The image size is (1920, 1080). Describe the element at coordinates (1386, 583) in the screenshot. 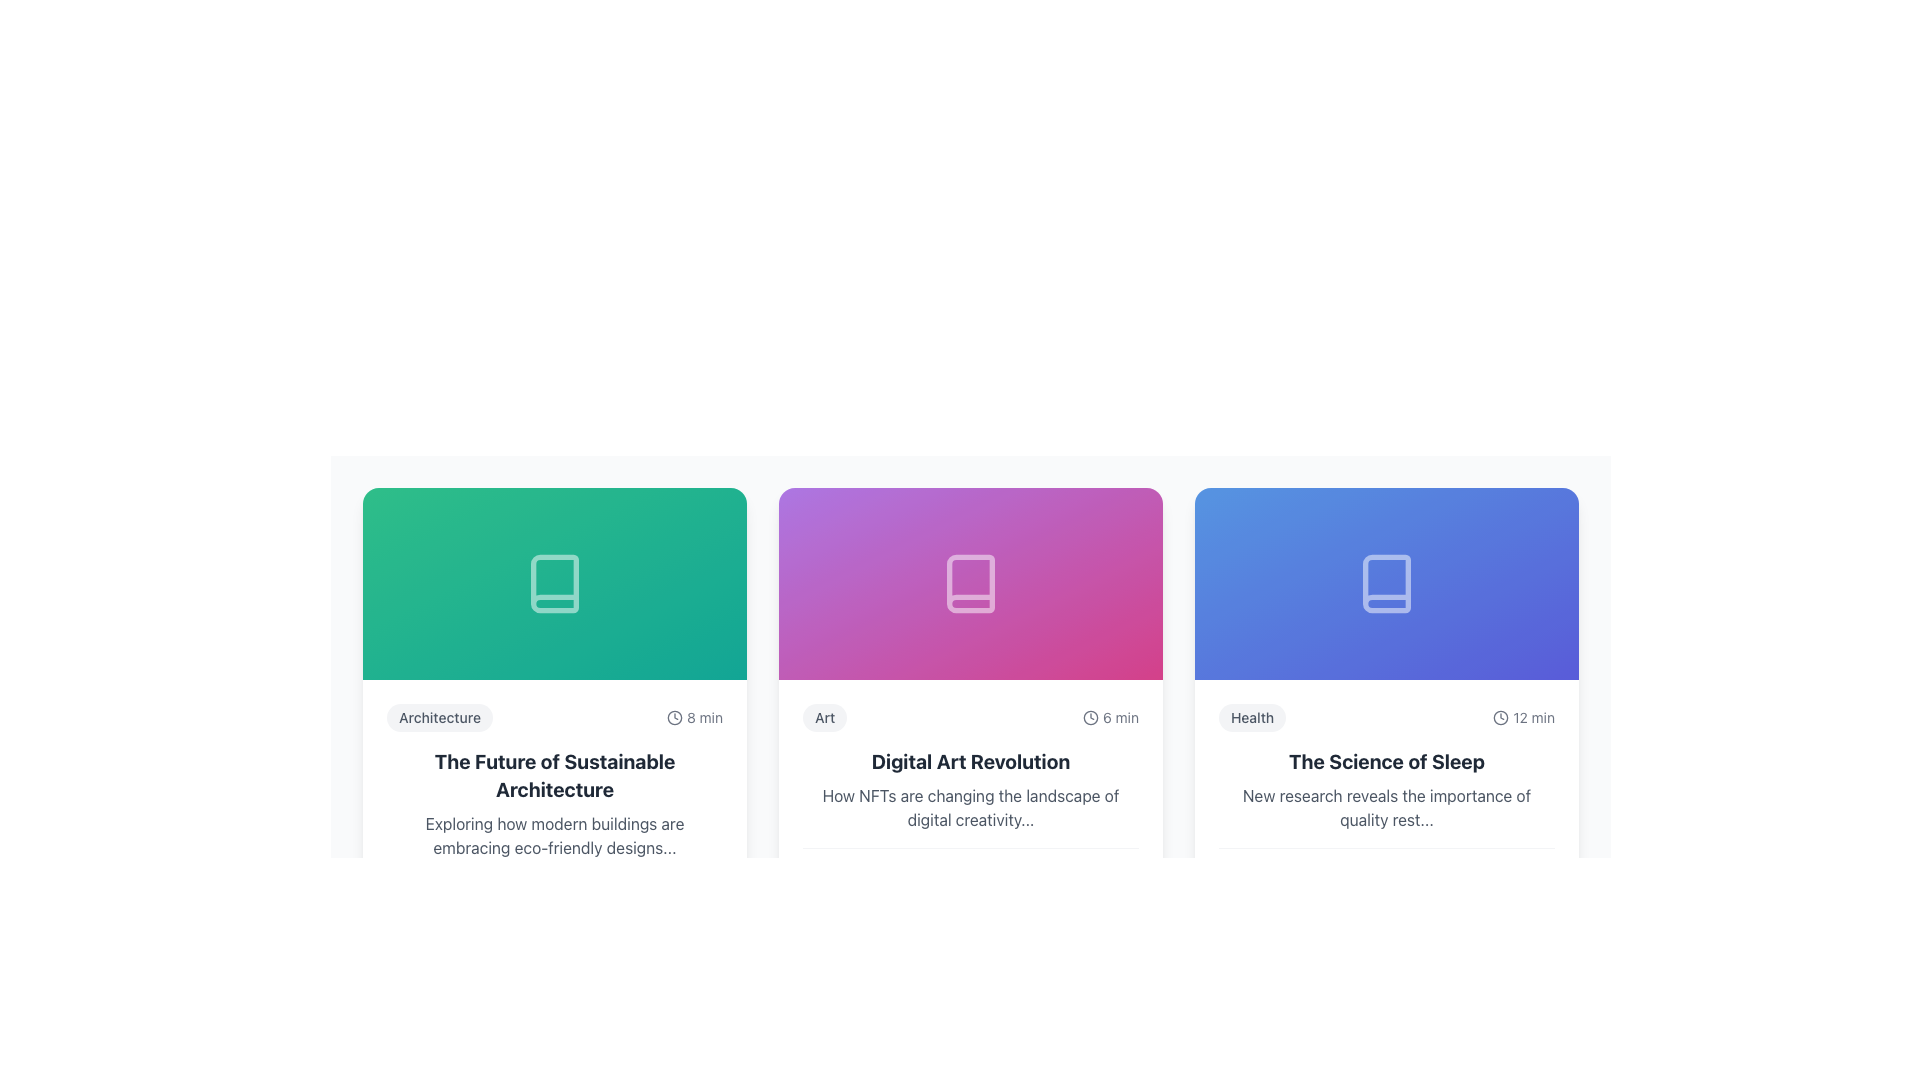

I see `the decorative book icon located at the top-center of the third card in a triplet, which has a blue-gradient background and is related to health and sleep science` at that location.